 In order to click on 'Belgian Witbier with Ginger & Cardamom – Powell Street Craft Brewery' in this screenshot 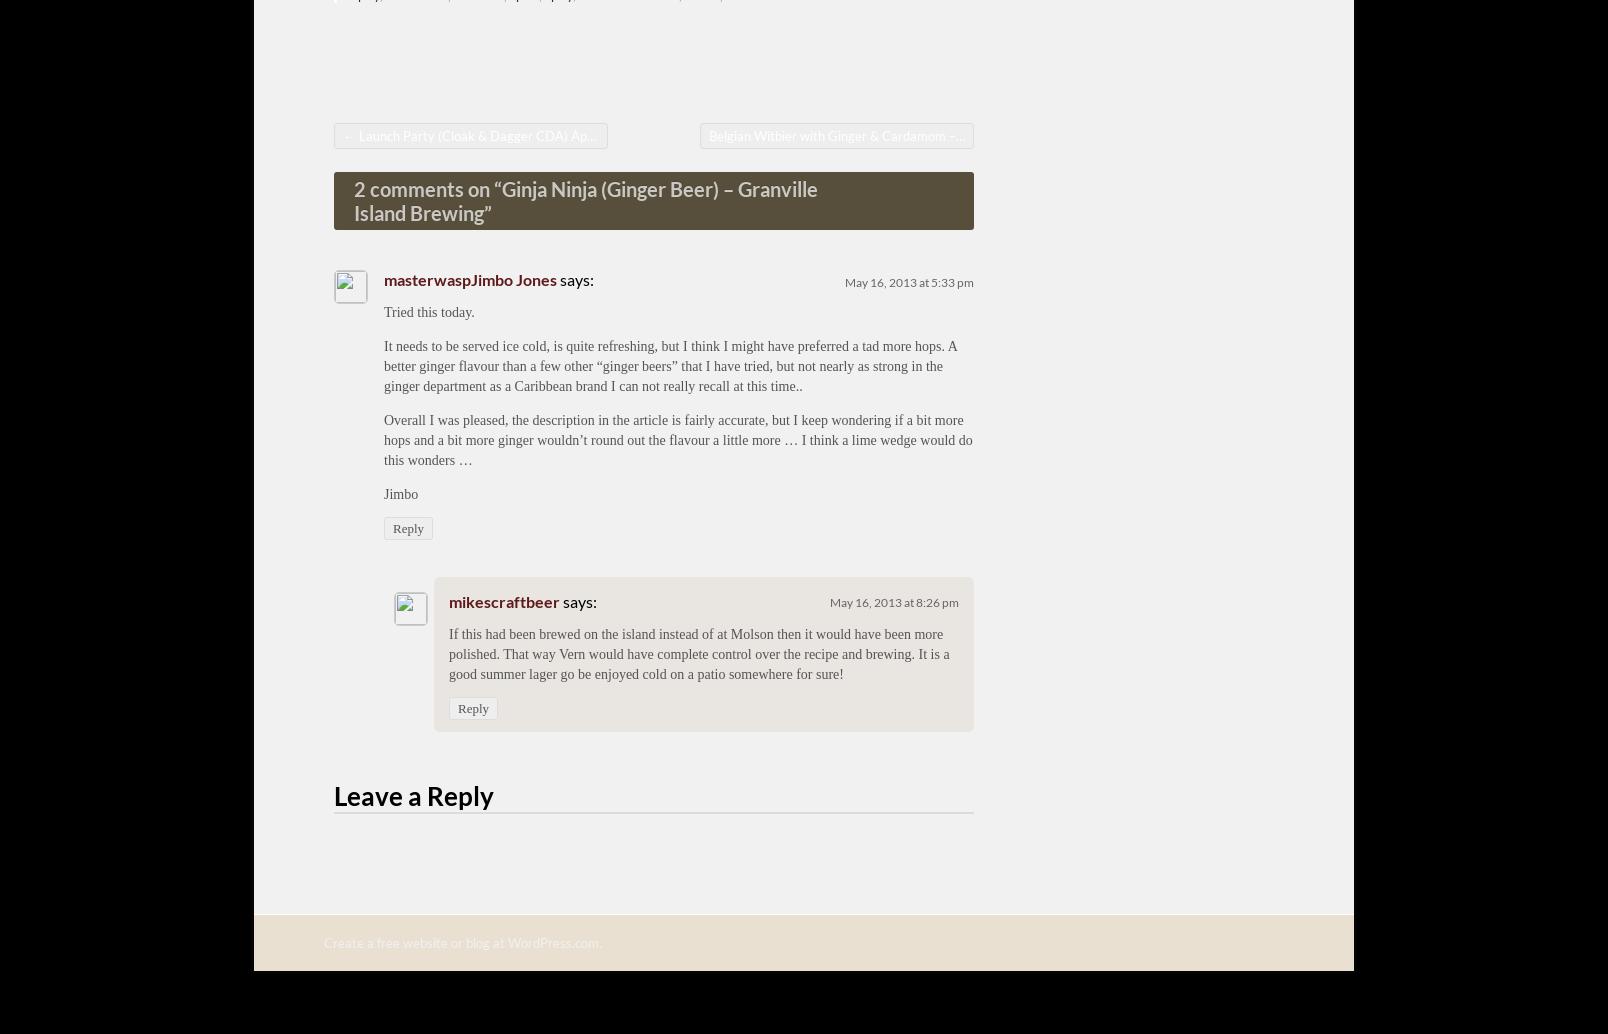, I will do `click(707, 135)`.